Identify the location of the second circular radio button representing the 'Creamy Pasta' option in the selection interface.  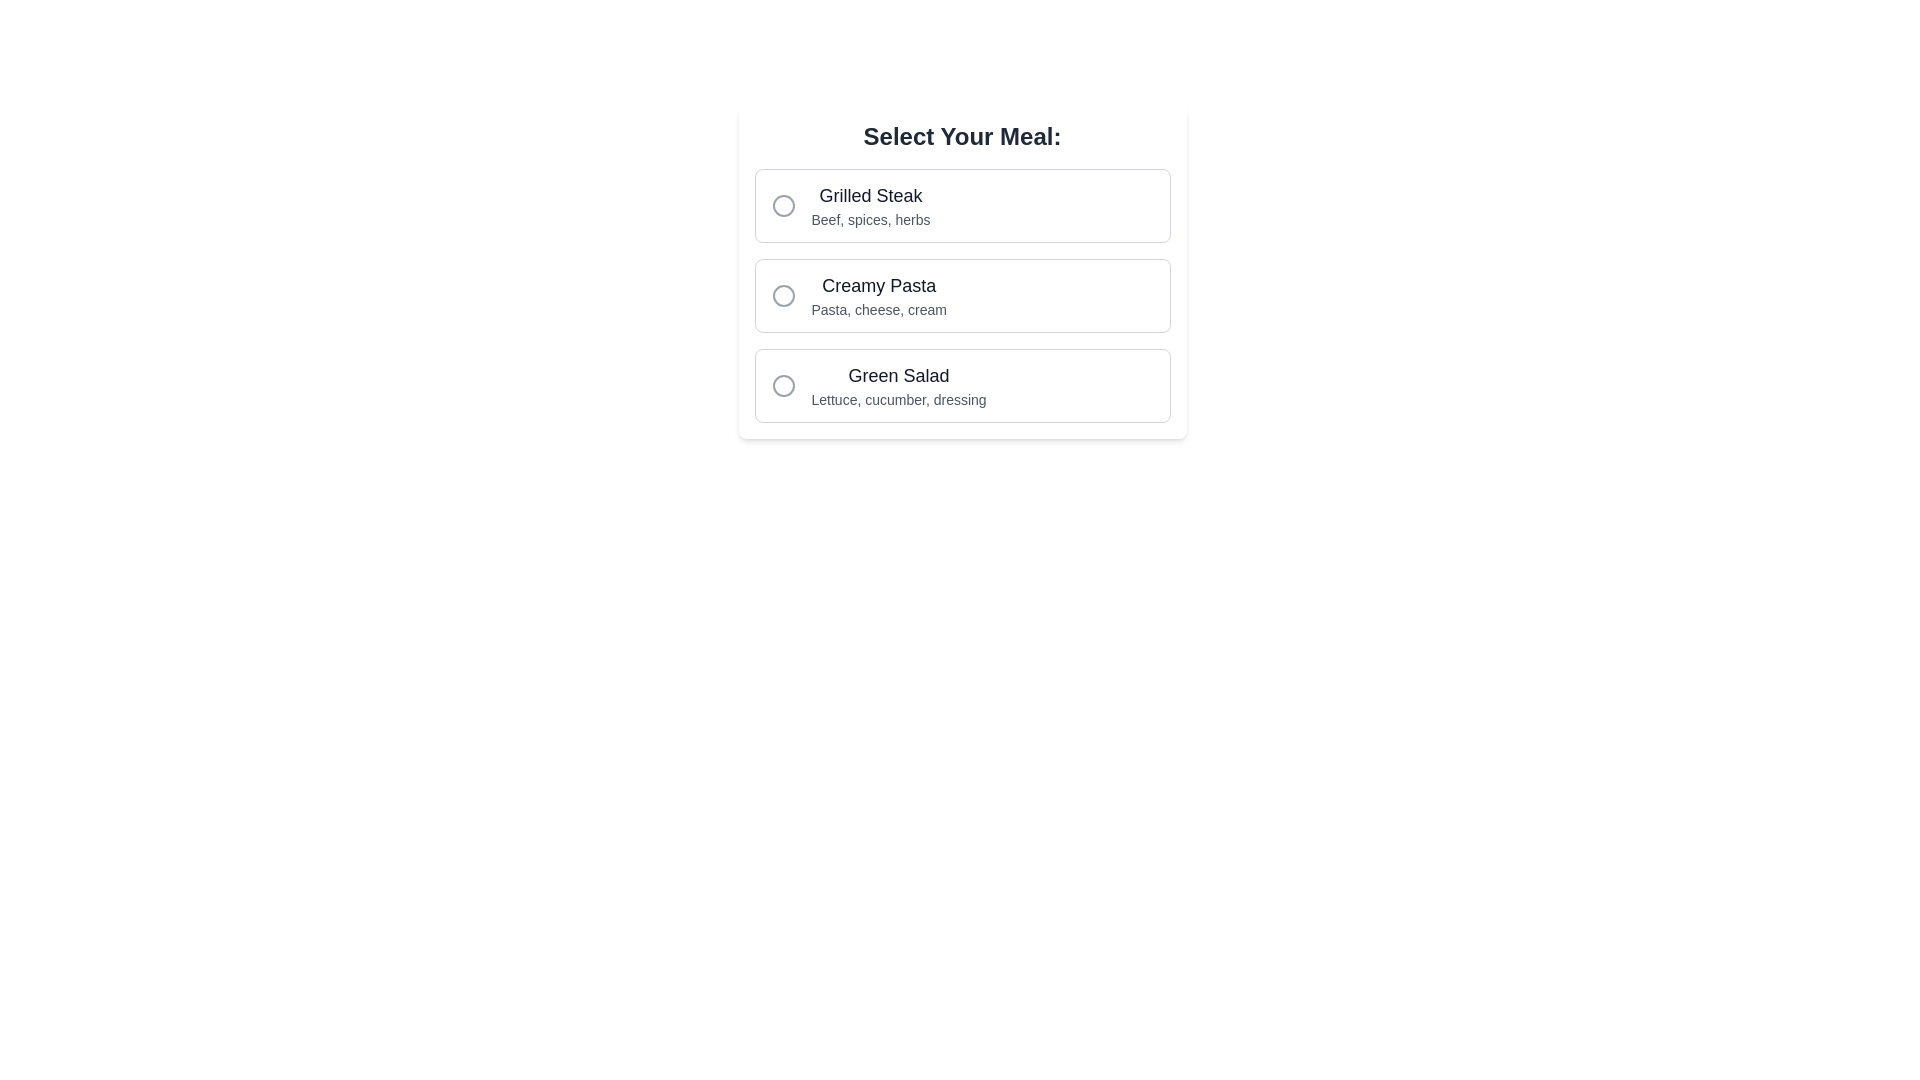
(782, 296).